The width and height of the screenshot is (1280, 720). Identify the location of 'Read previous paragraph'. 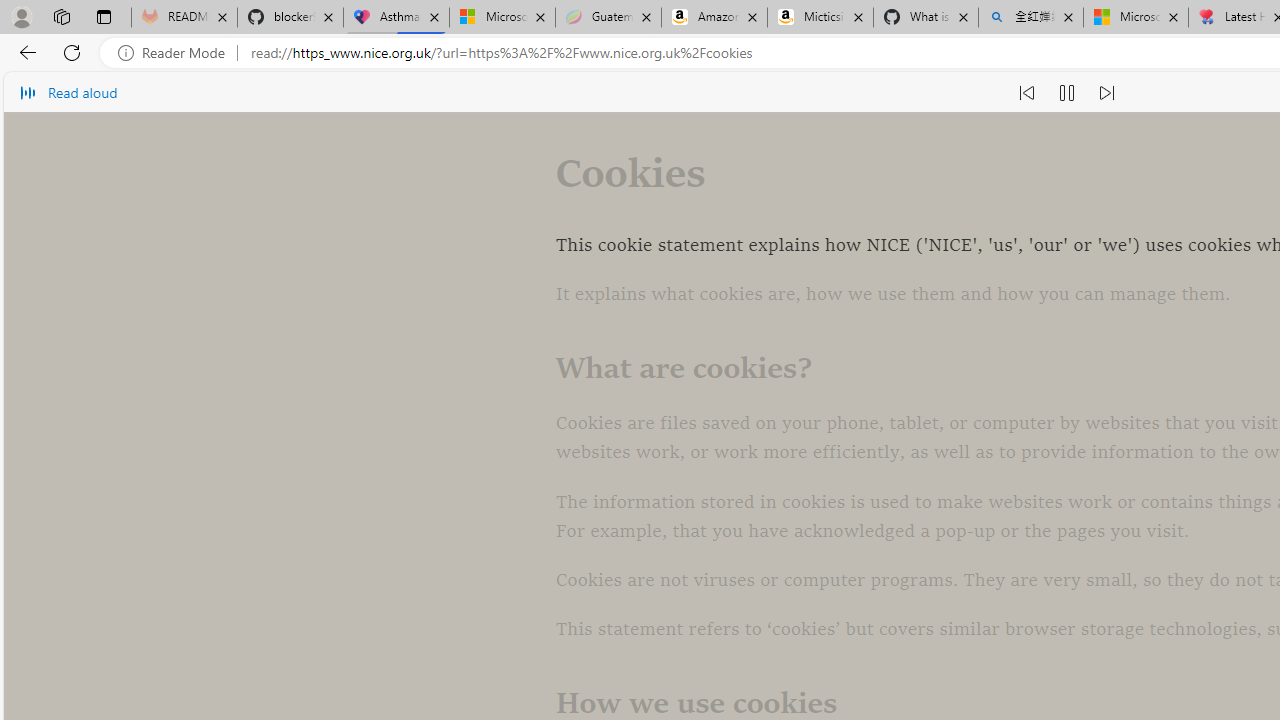
(1026, 92).